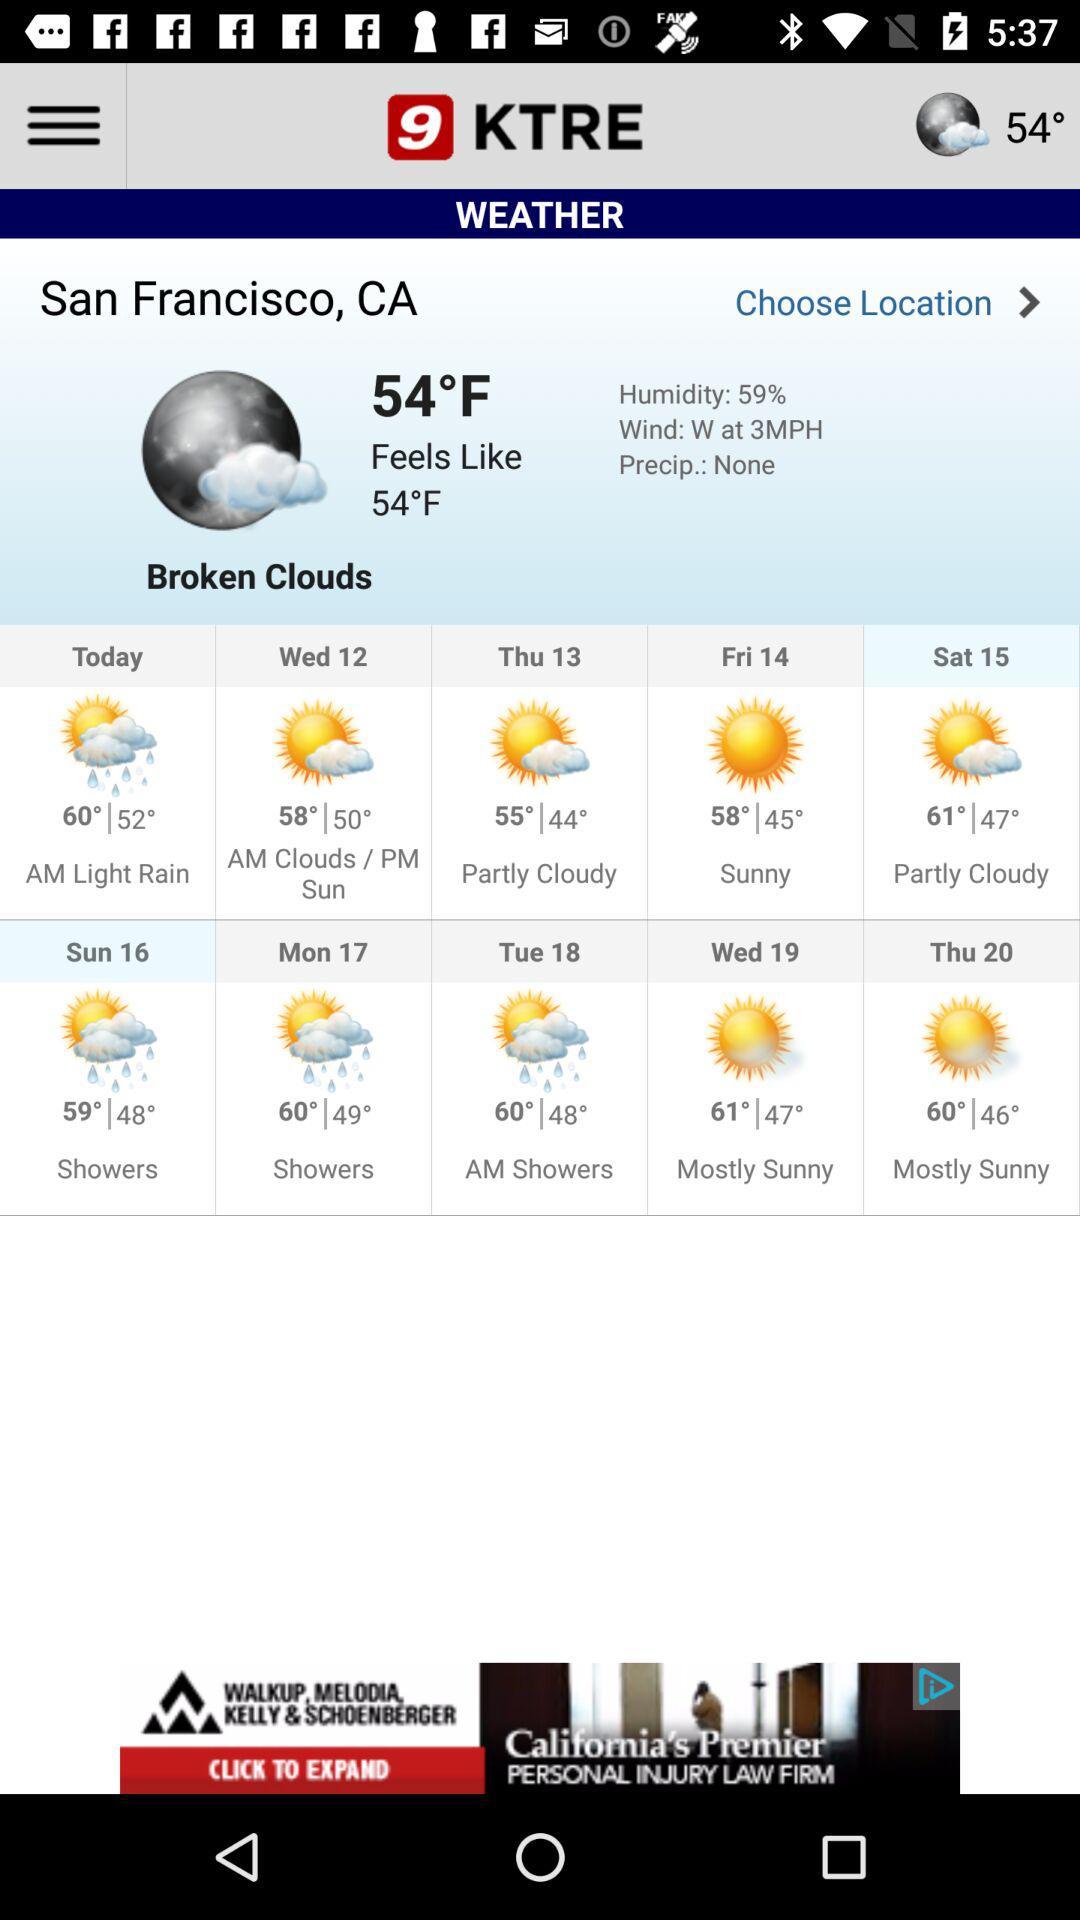  Describe the element at coordinates (61, 124) in the screenshot. I see `the menu icon` at that location.